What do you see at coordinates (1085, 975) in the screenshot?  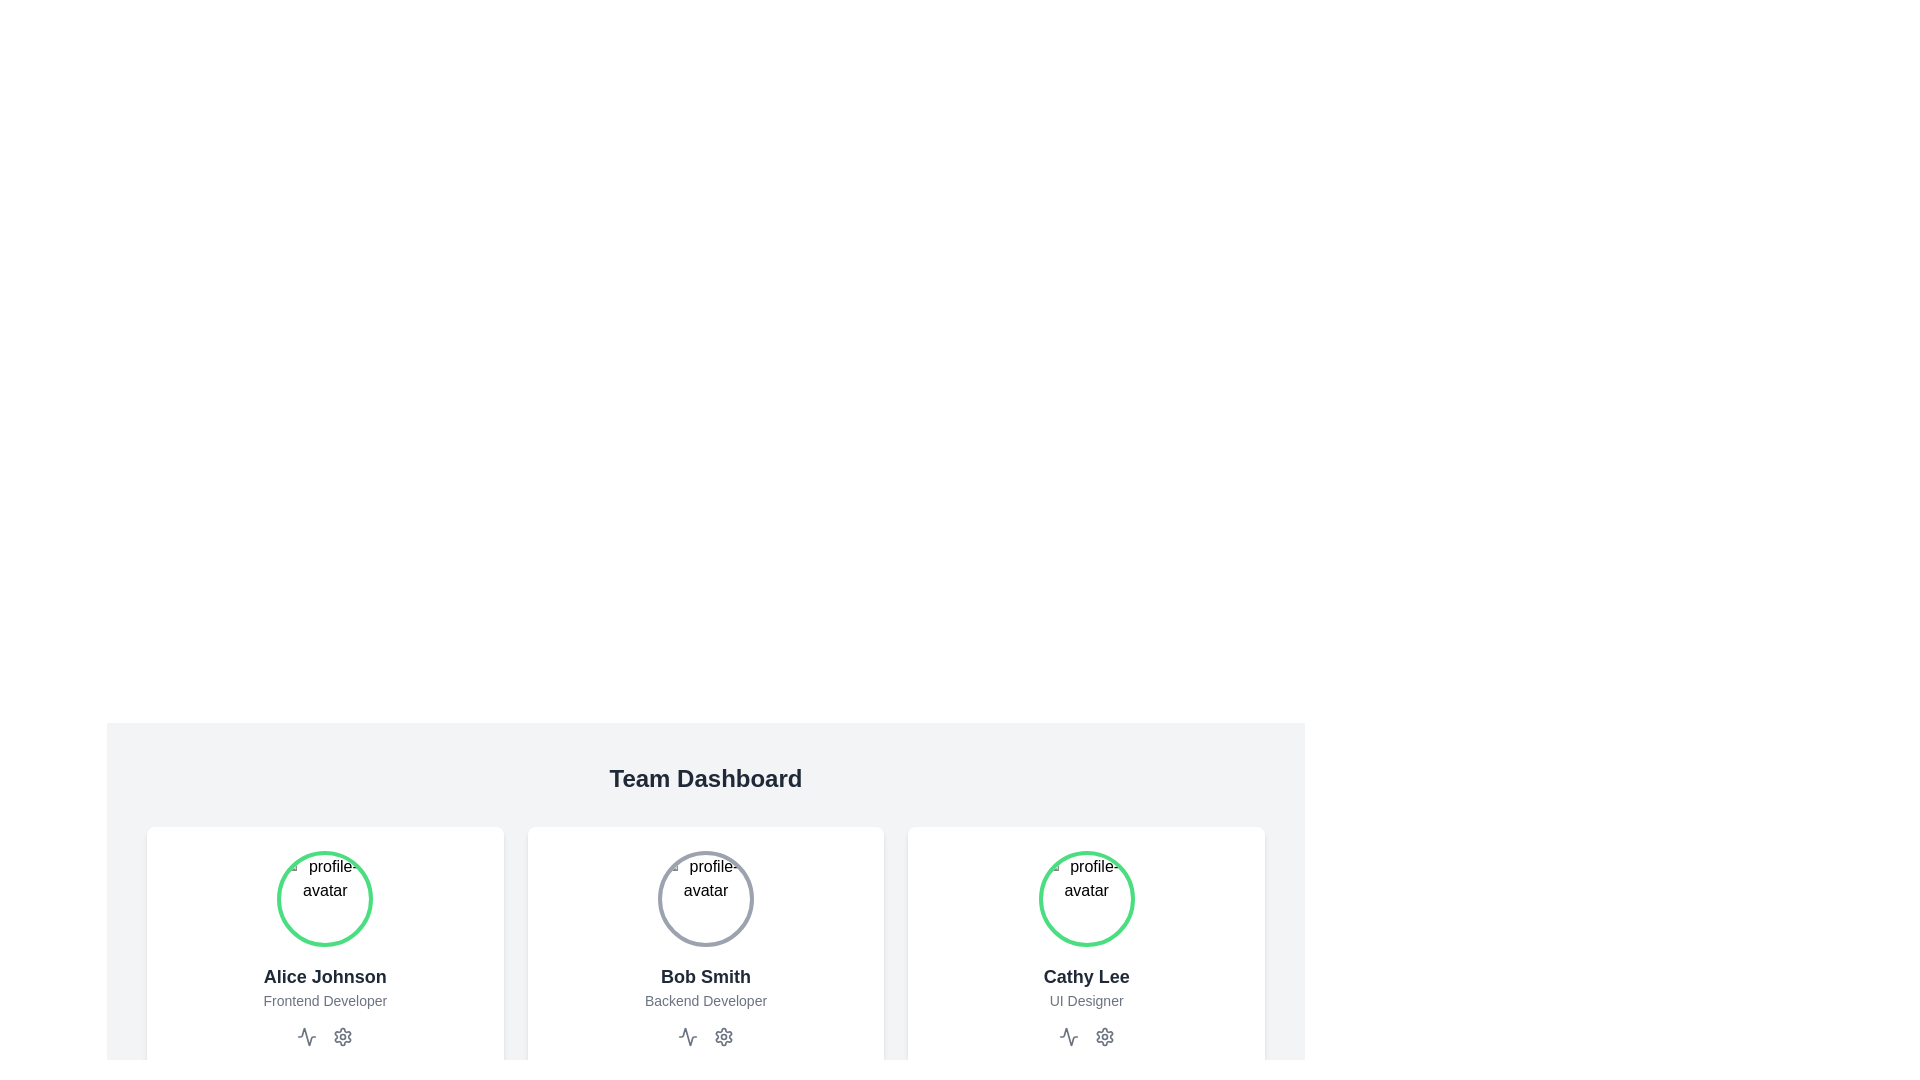 I see `the text label displaying the name 'Cathy Lee' located in the bottom section of the third profile card, above 'UI Designer' and below the circular avatar placeholder` at bounding box center [1085, 975].